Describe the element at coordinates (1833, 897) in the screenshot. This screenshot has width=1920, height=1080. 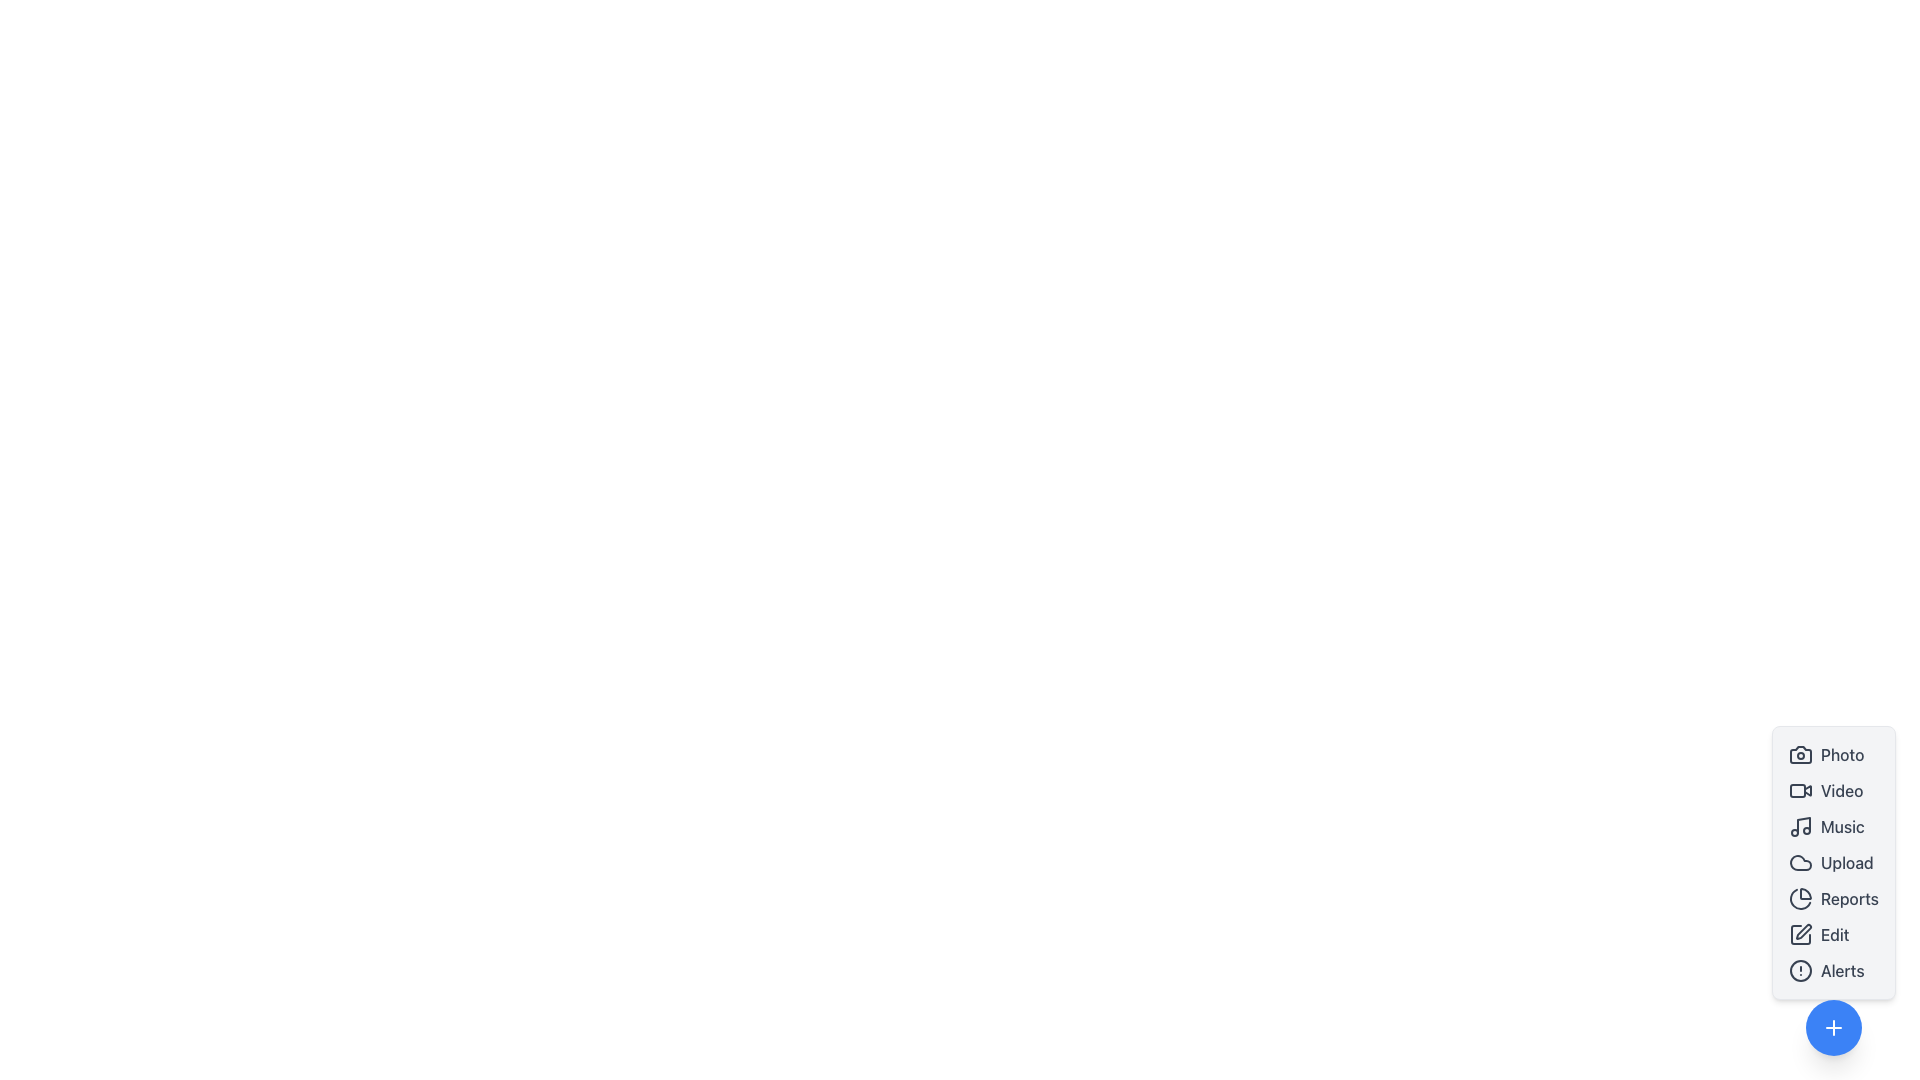
I see `the fifth item in the vertical list, which allows users to navigate to or perform actions related to generating or viewing reports, to trigger a visual effect` at that location.